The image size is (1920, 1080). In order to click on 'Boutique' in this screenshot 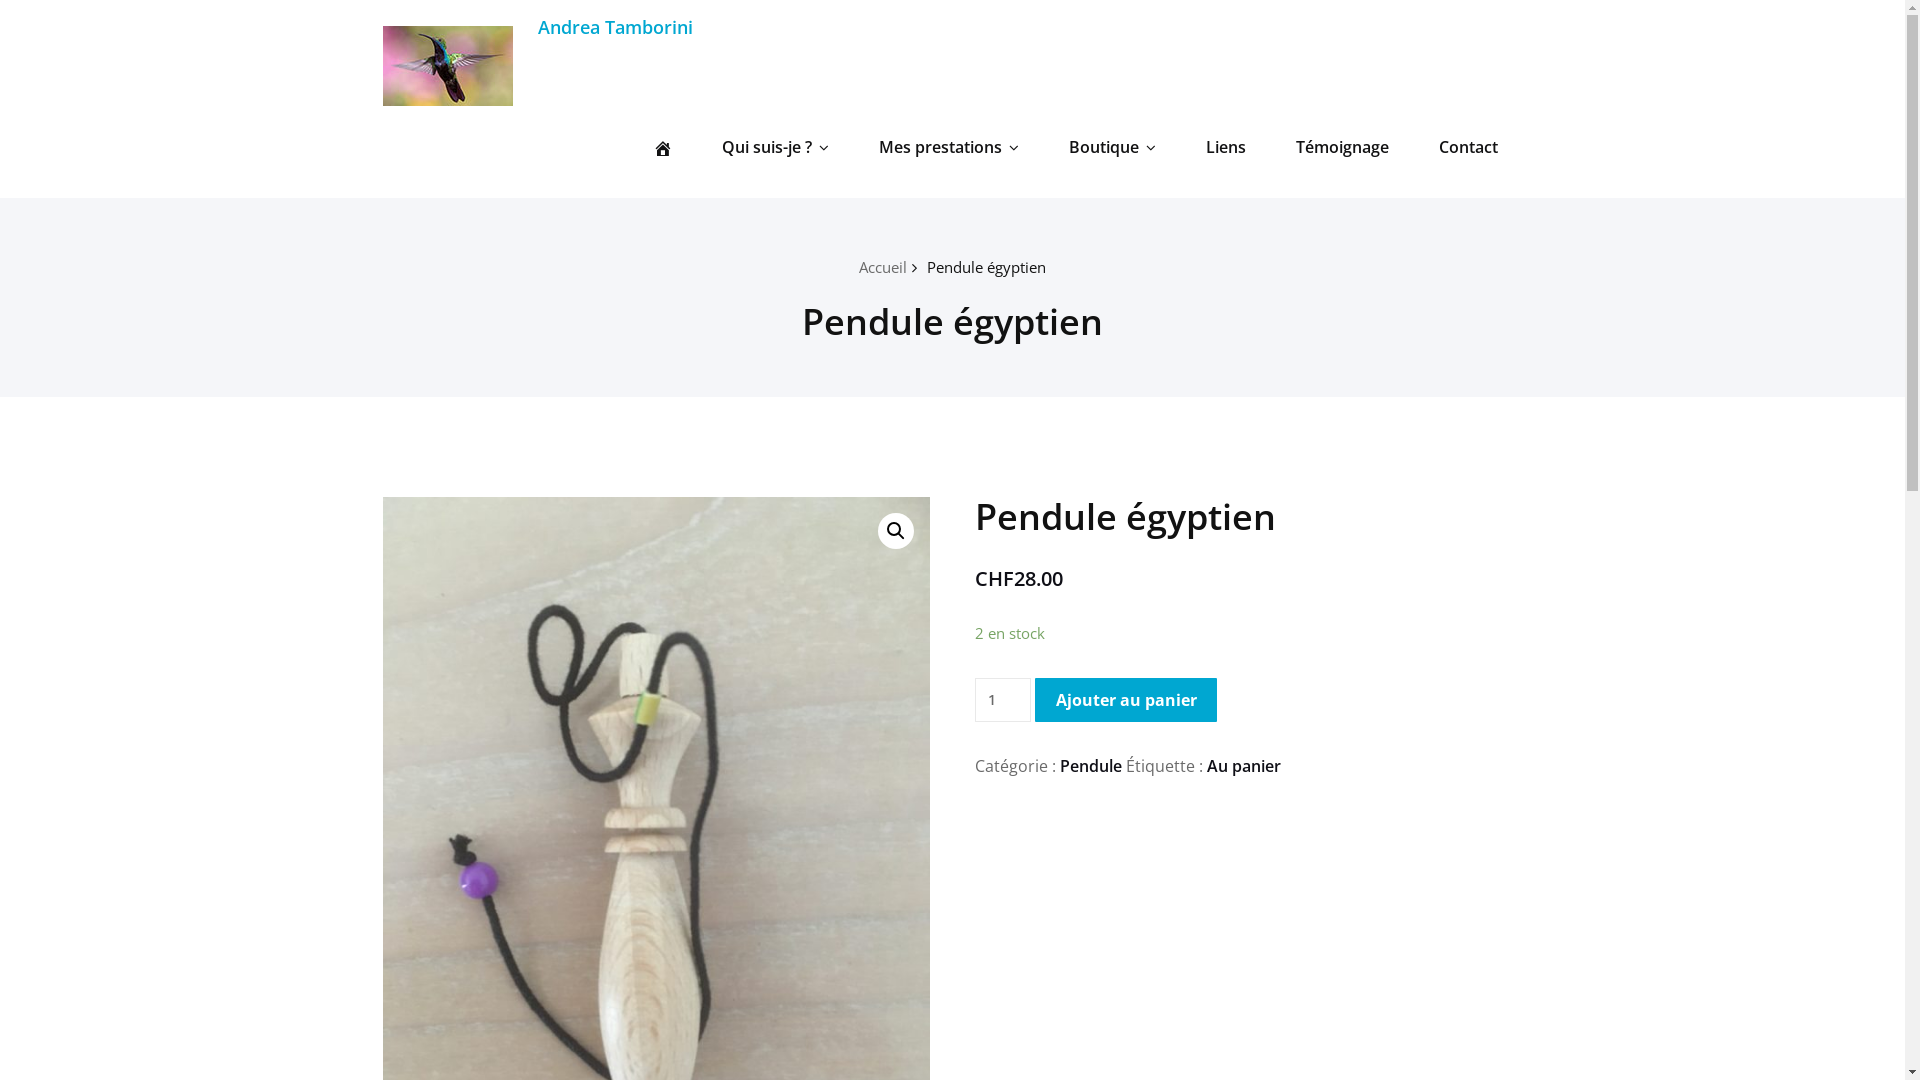, I will do `click(1111, 145)`.